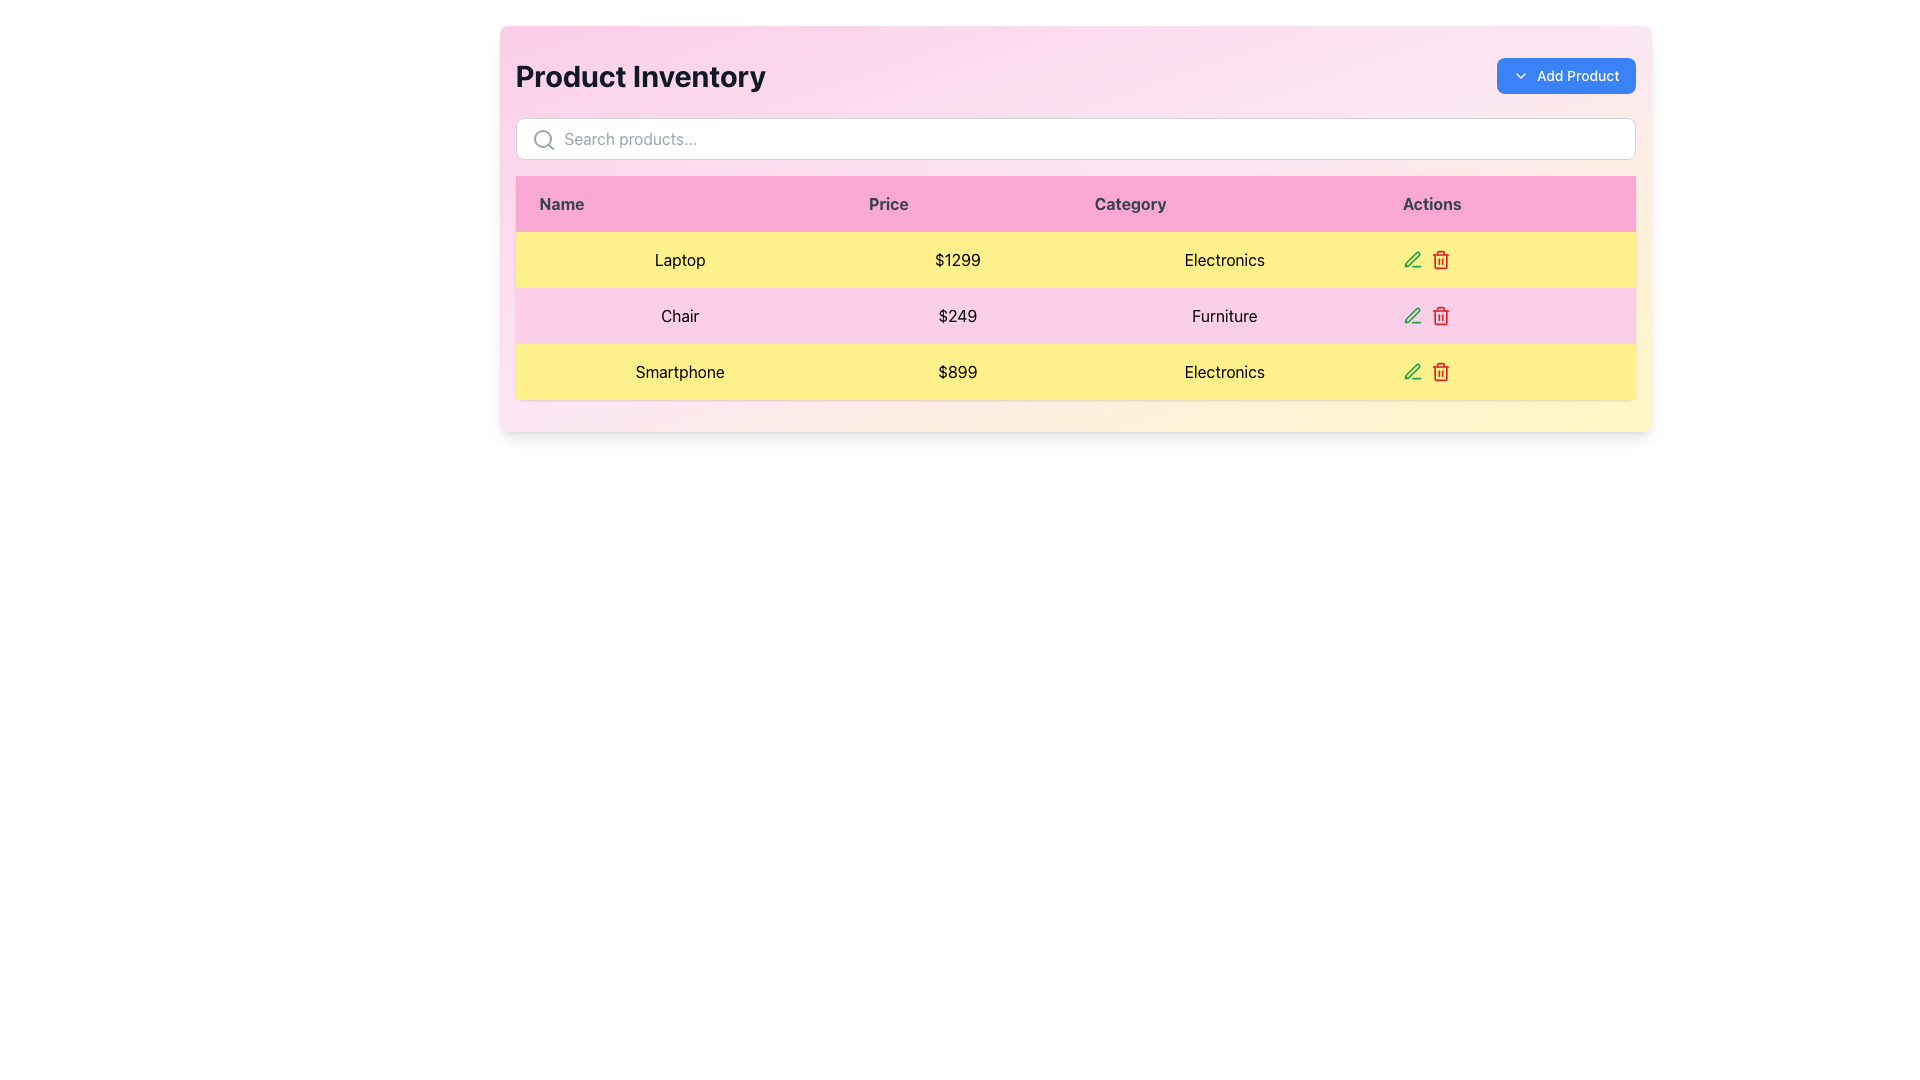  What do you see at coordinates (542, 137) in the screenshot?
I see `the circle graphic element within the magnifying glass search icon, located at the center of the SVG` at bounding box center [542, 137].